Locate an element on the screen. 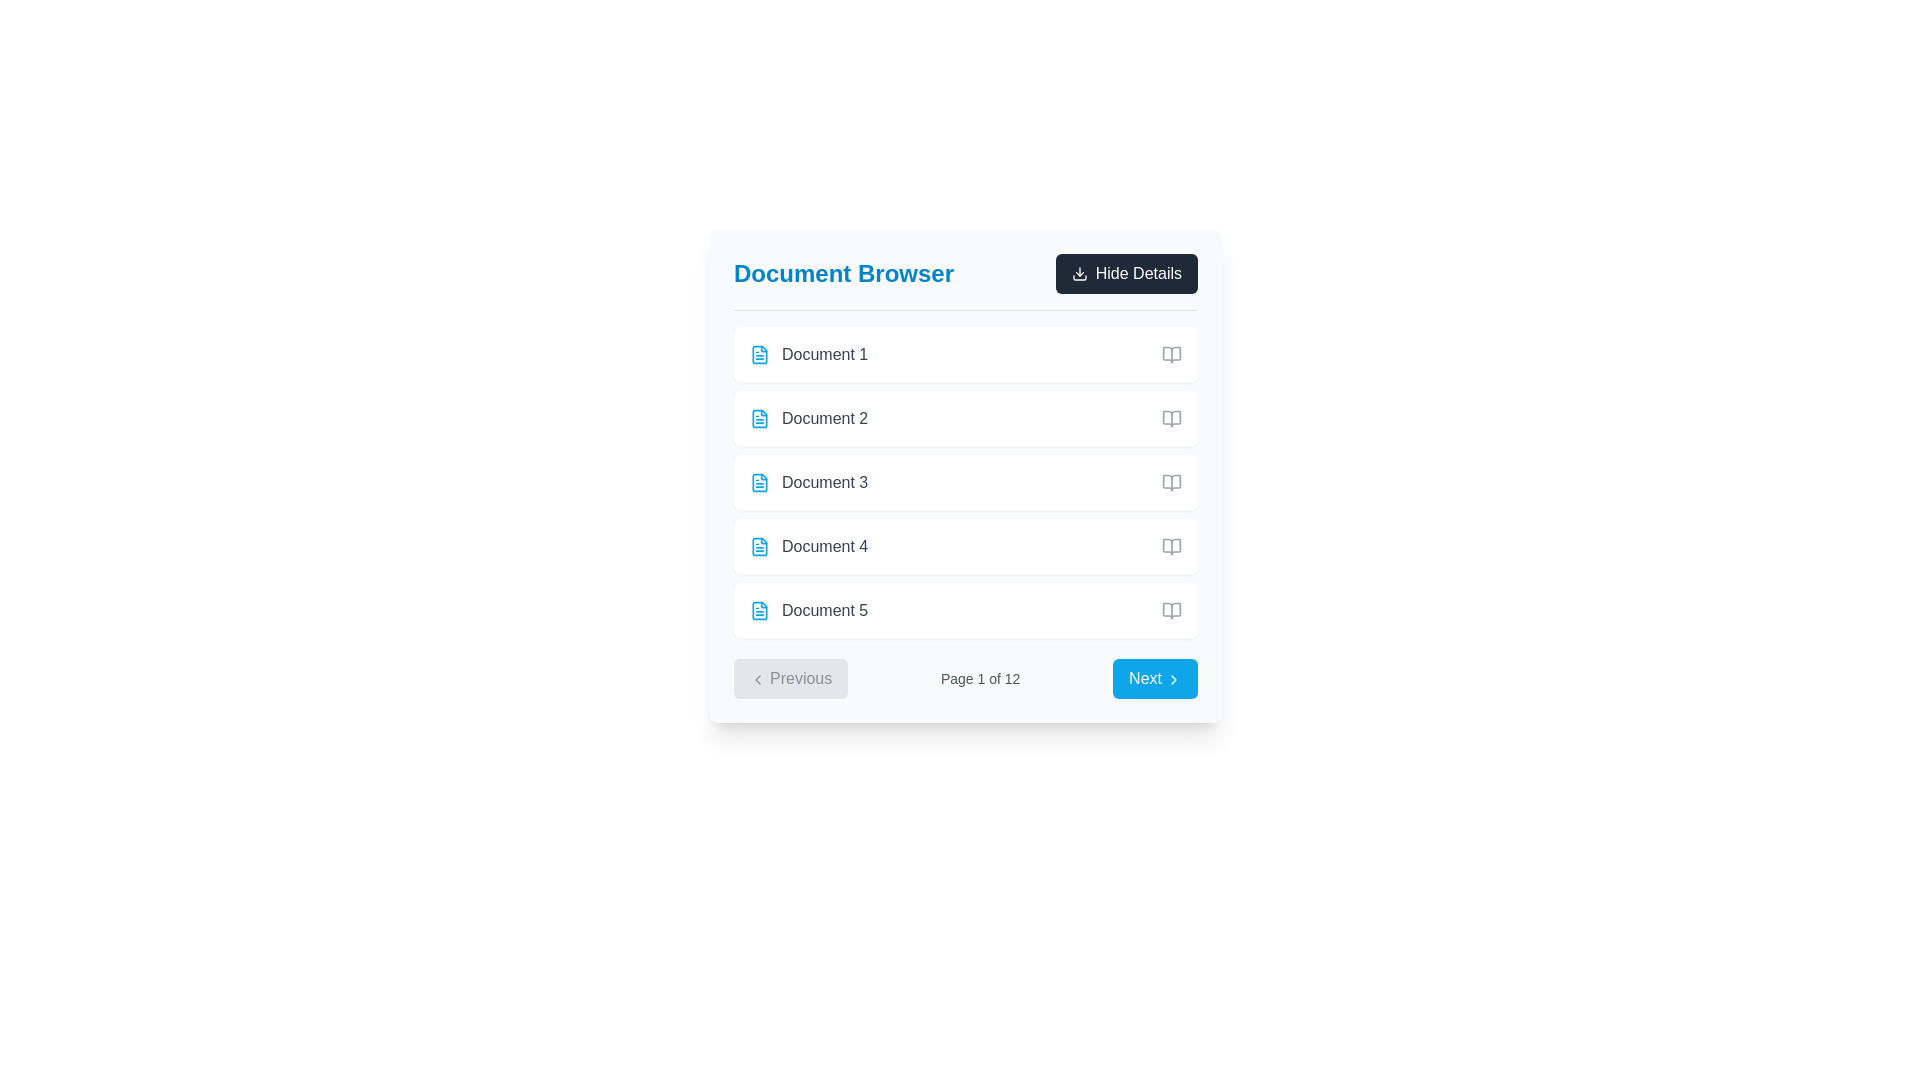 This screenshot has height=1080, width=1920. the label for the fourth document in the list, which is part of the 'Document Browser' section is located at coordinates (825, 547).